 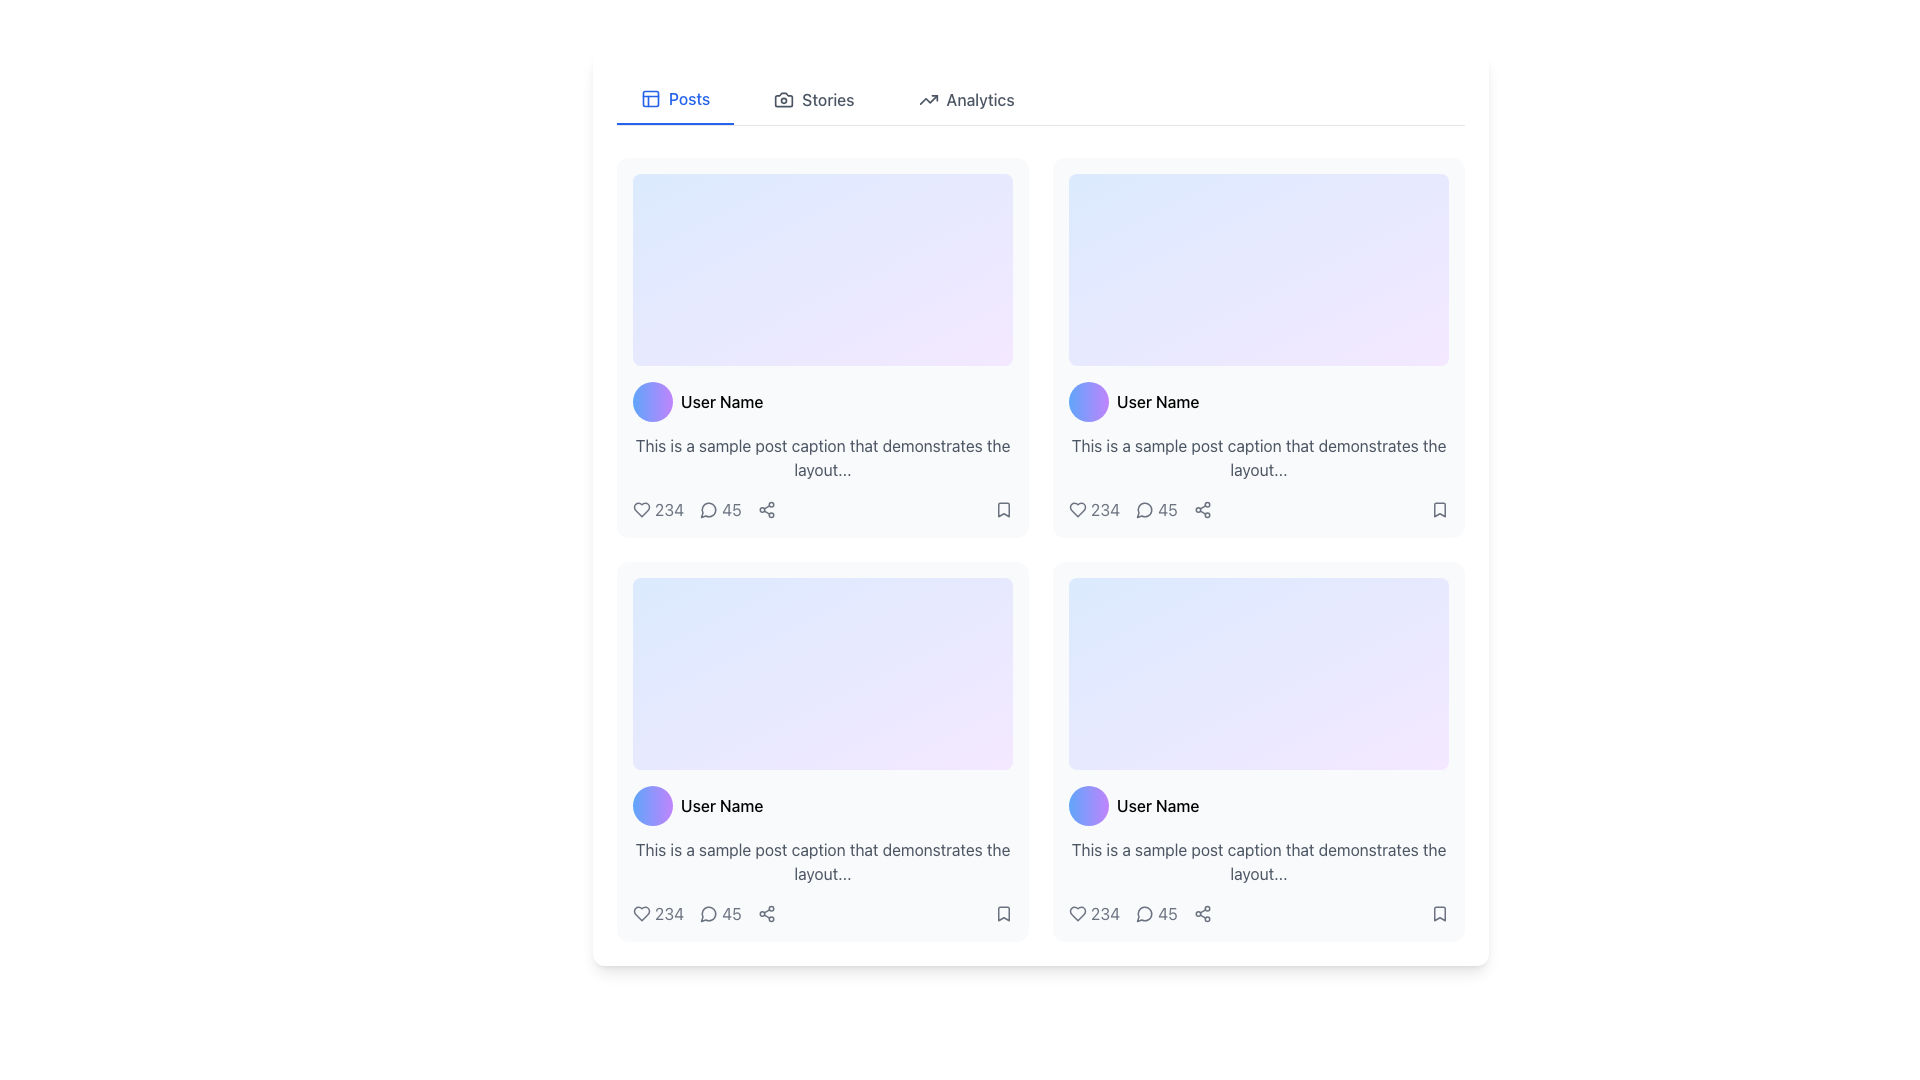 What do you see at coordinates (822, 860) in the screenshot?
I see `the text label that displays 'This is a sample post caption that demonstrates the layout...' located below the username and above the interaction metrics` at bounding box center [822, 860].